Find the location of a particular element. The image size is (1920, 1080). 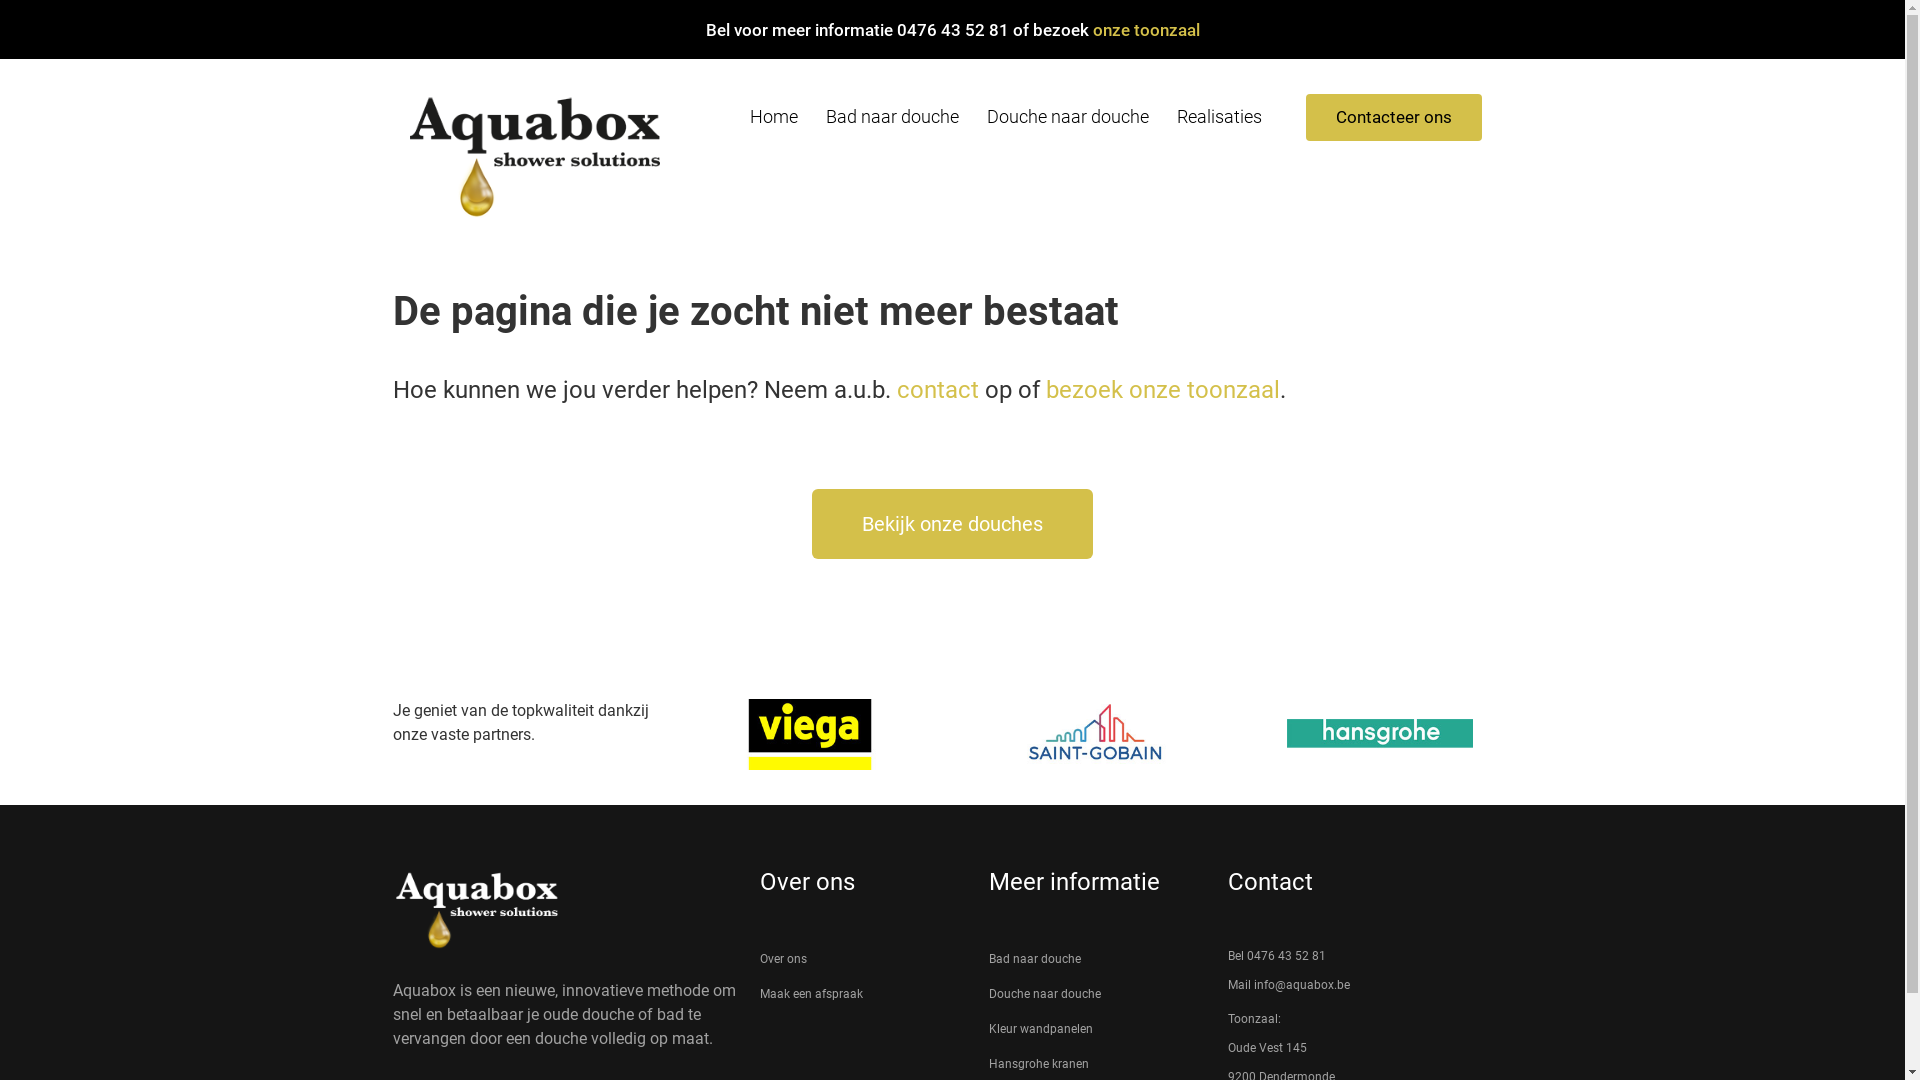

'Hansgrohe kranen' is located at coordinates (988, 1063).